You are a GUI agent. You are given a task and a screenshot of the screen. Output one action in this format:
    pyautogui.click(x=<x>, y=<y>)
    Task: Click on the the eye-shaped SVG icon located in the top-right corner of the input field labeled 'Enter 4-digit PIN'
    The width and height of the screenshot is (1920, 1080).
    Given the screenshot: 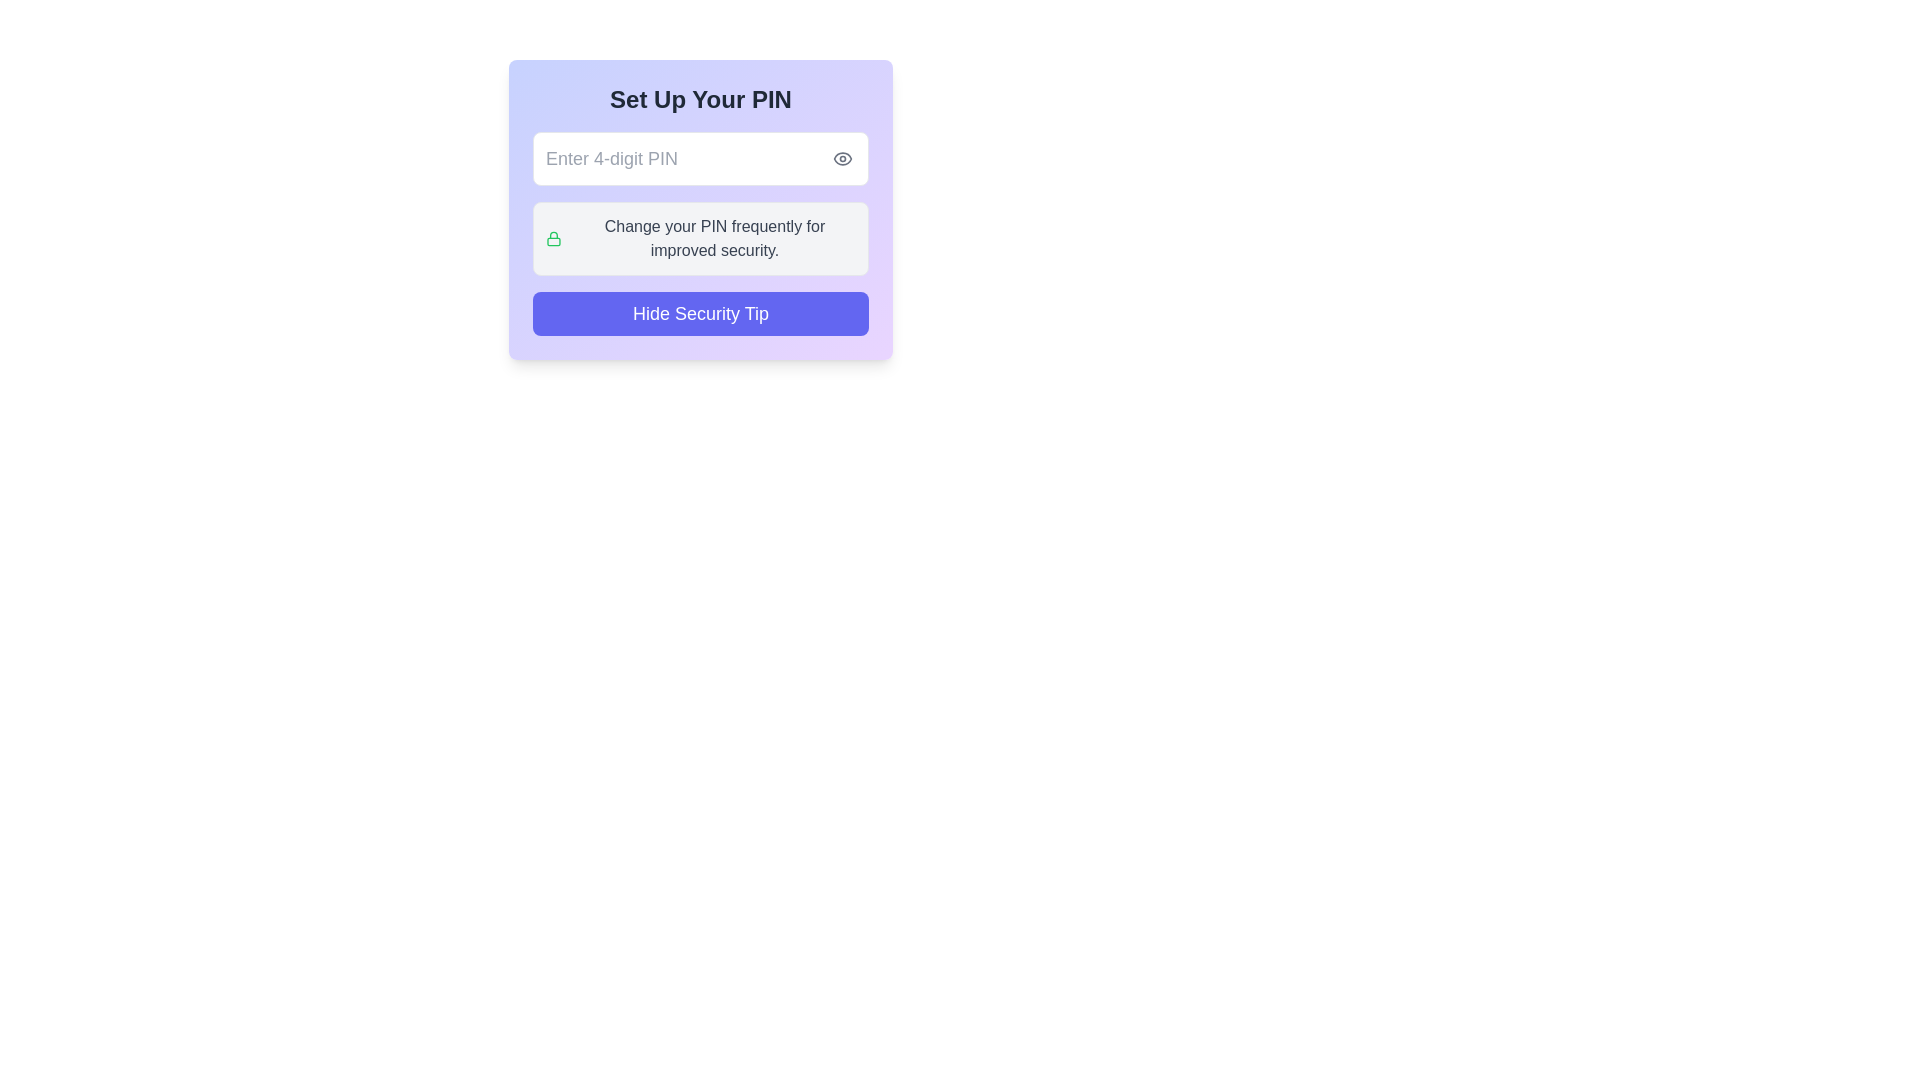 What is the action you would take?
    pyautogui.click(x=843, y=157)
    